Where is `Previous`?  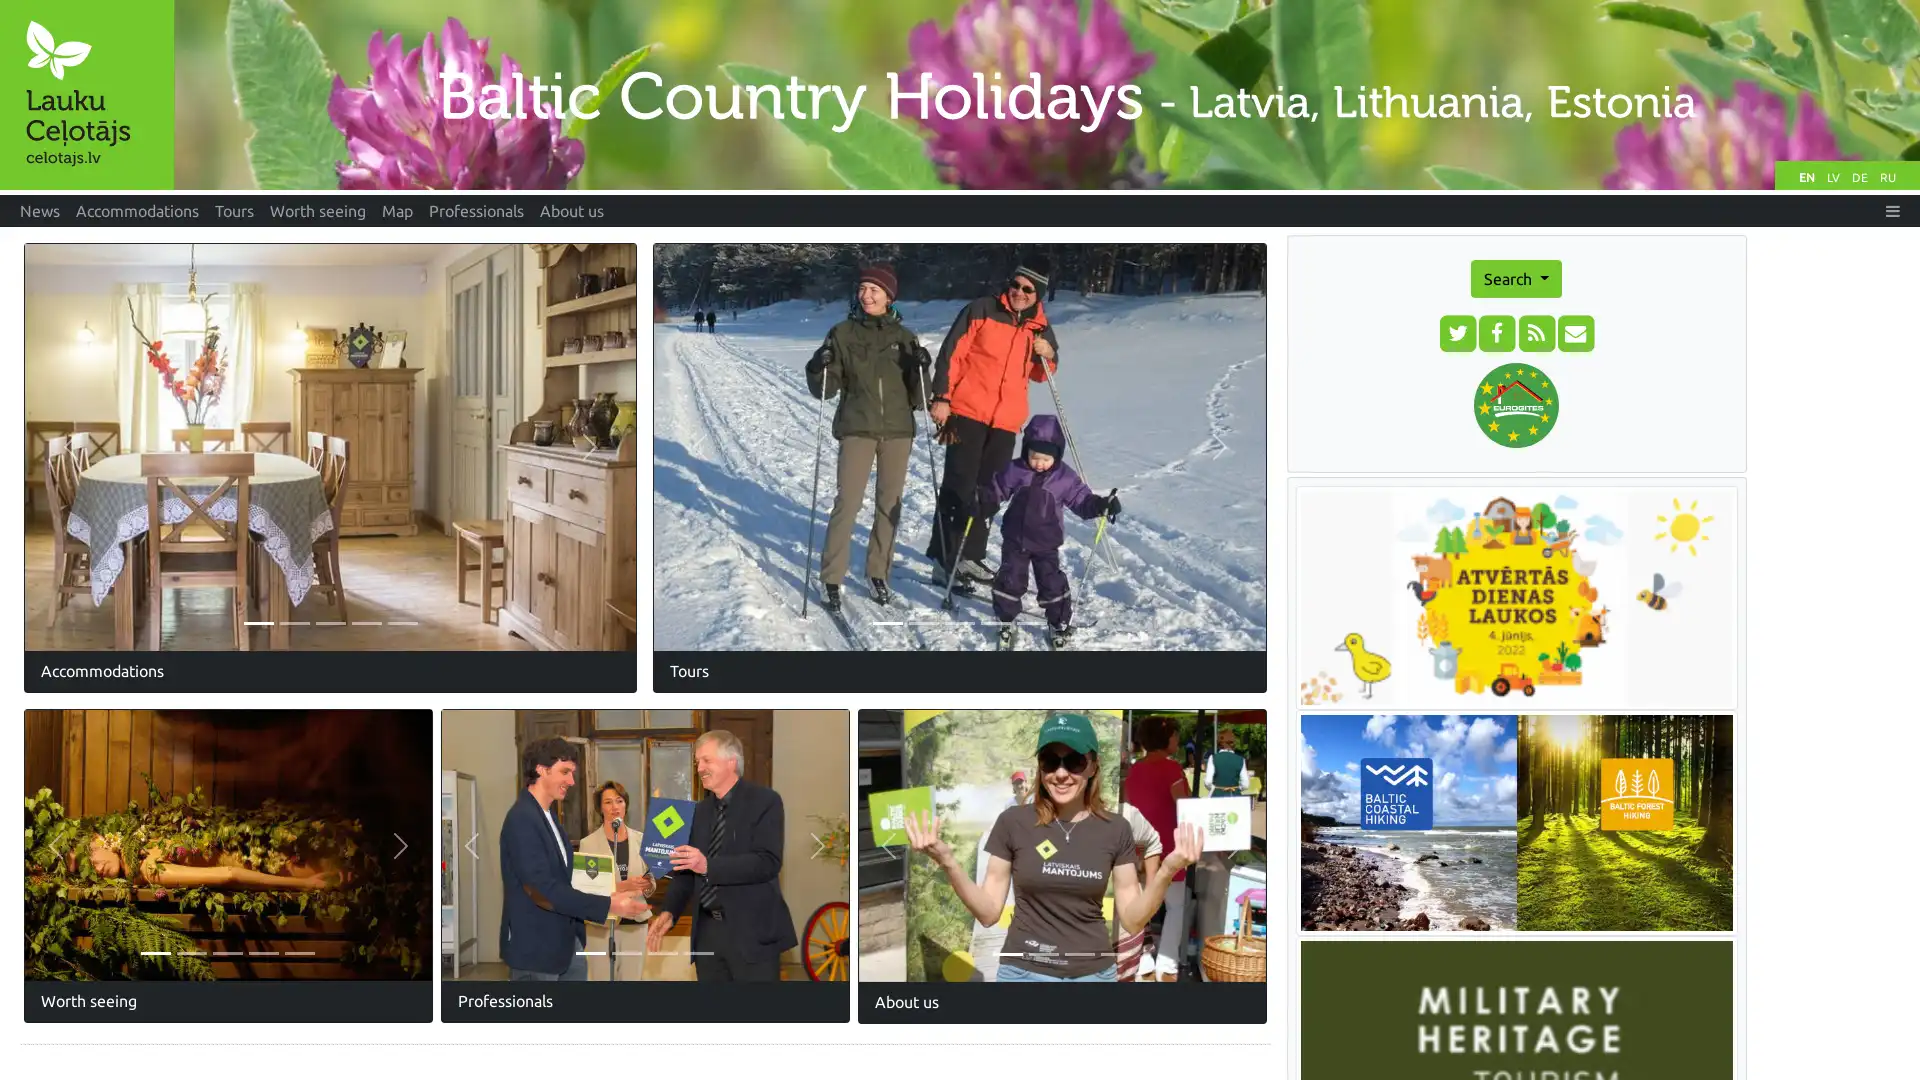 Previous is located at coordinates (55, 845).